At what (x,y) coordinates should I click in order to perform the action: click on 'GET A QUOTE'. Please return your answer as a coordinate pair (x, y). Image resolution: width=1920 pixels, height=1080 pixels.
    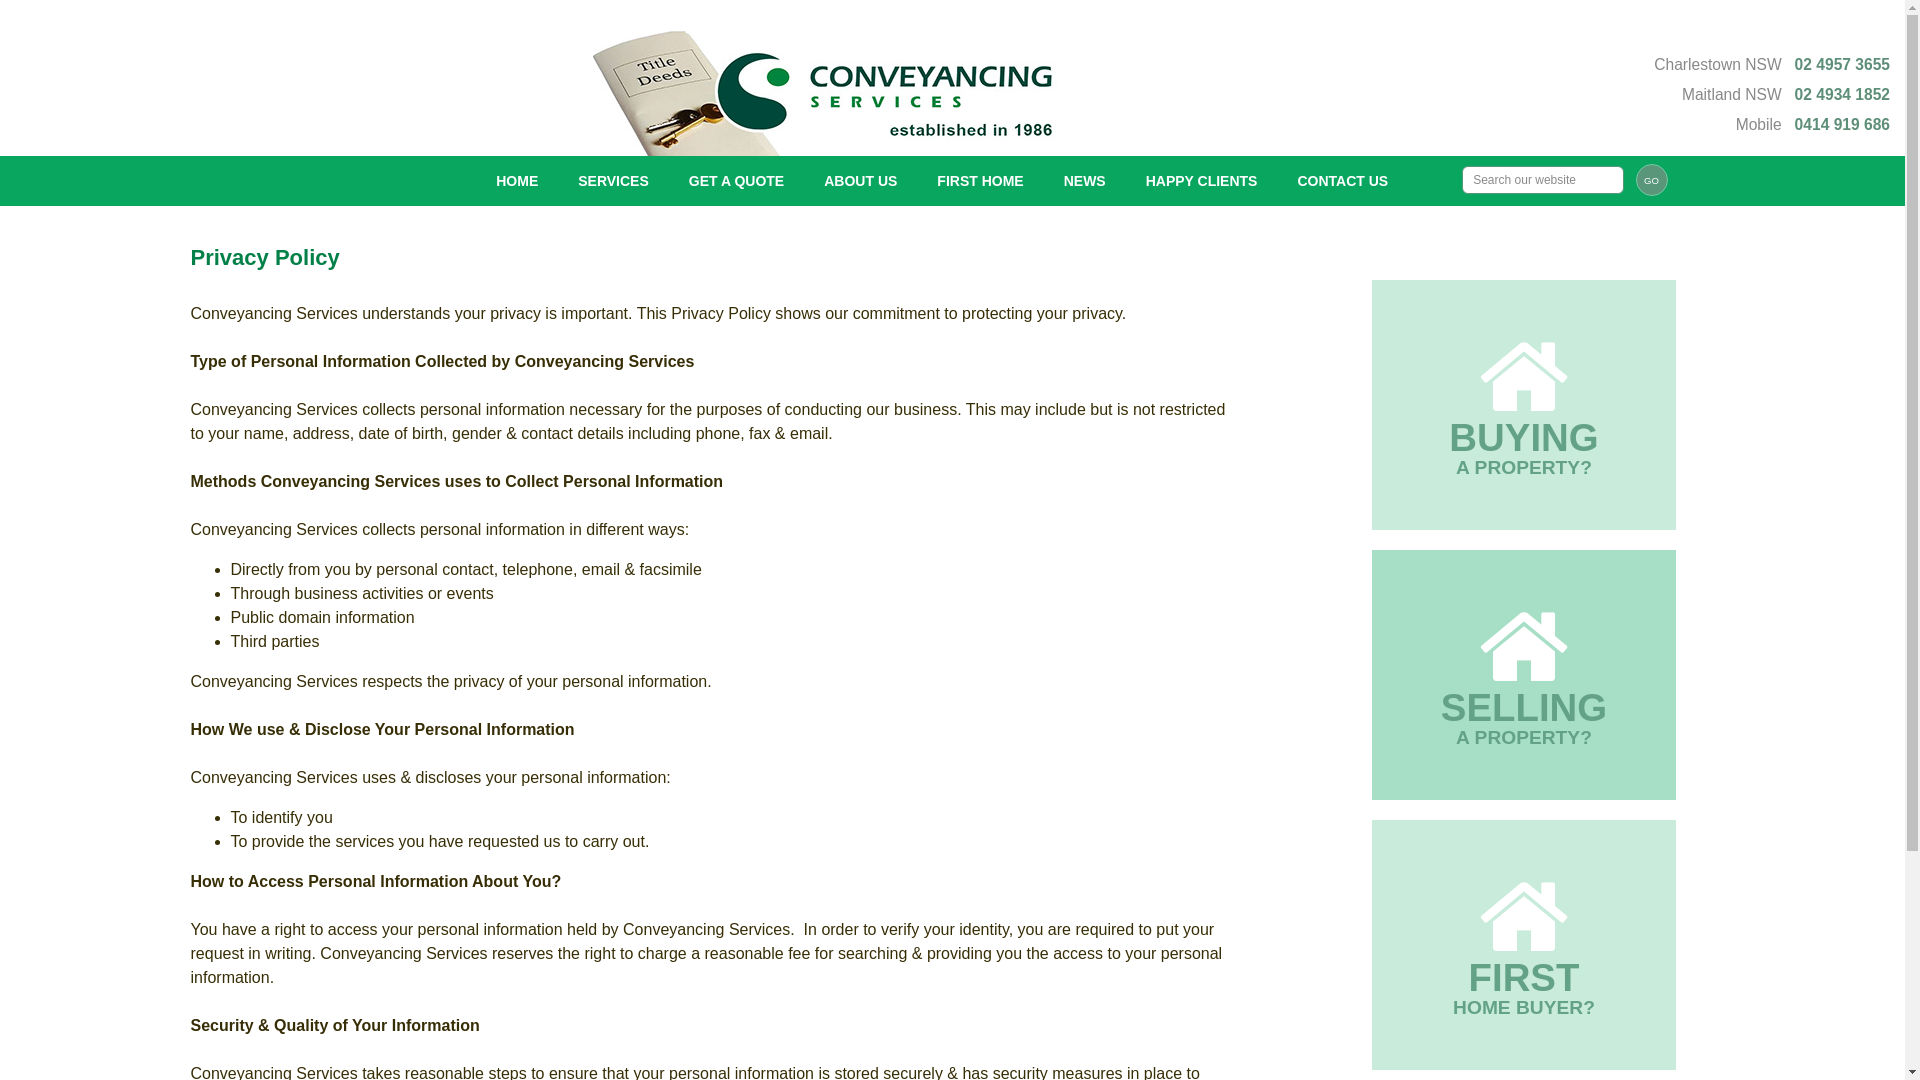
    Looking at the image, I should click on (668, 181).